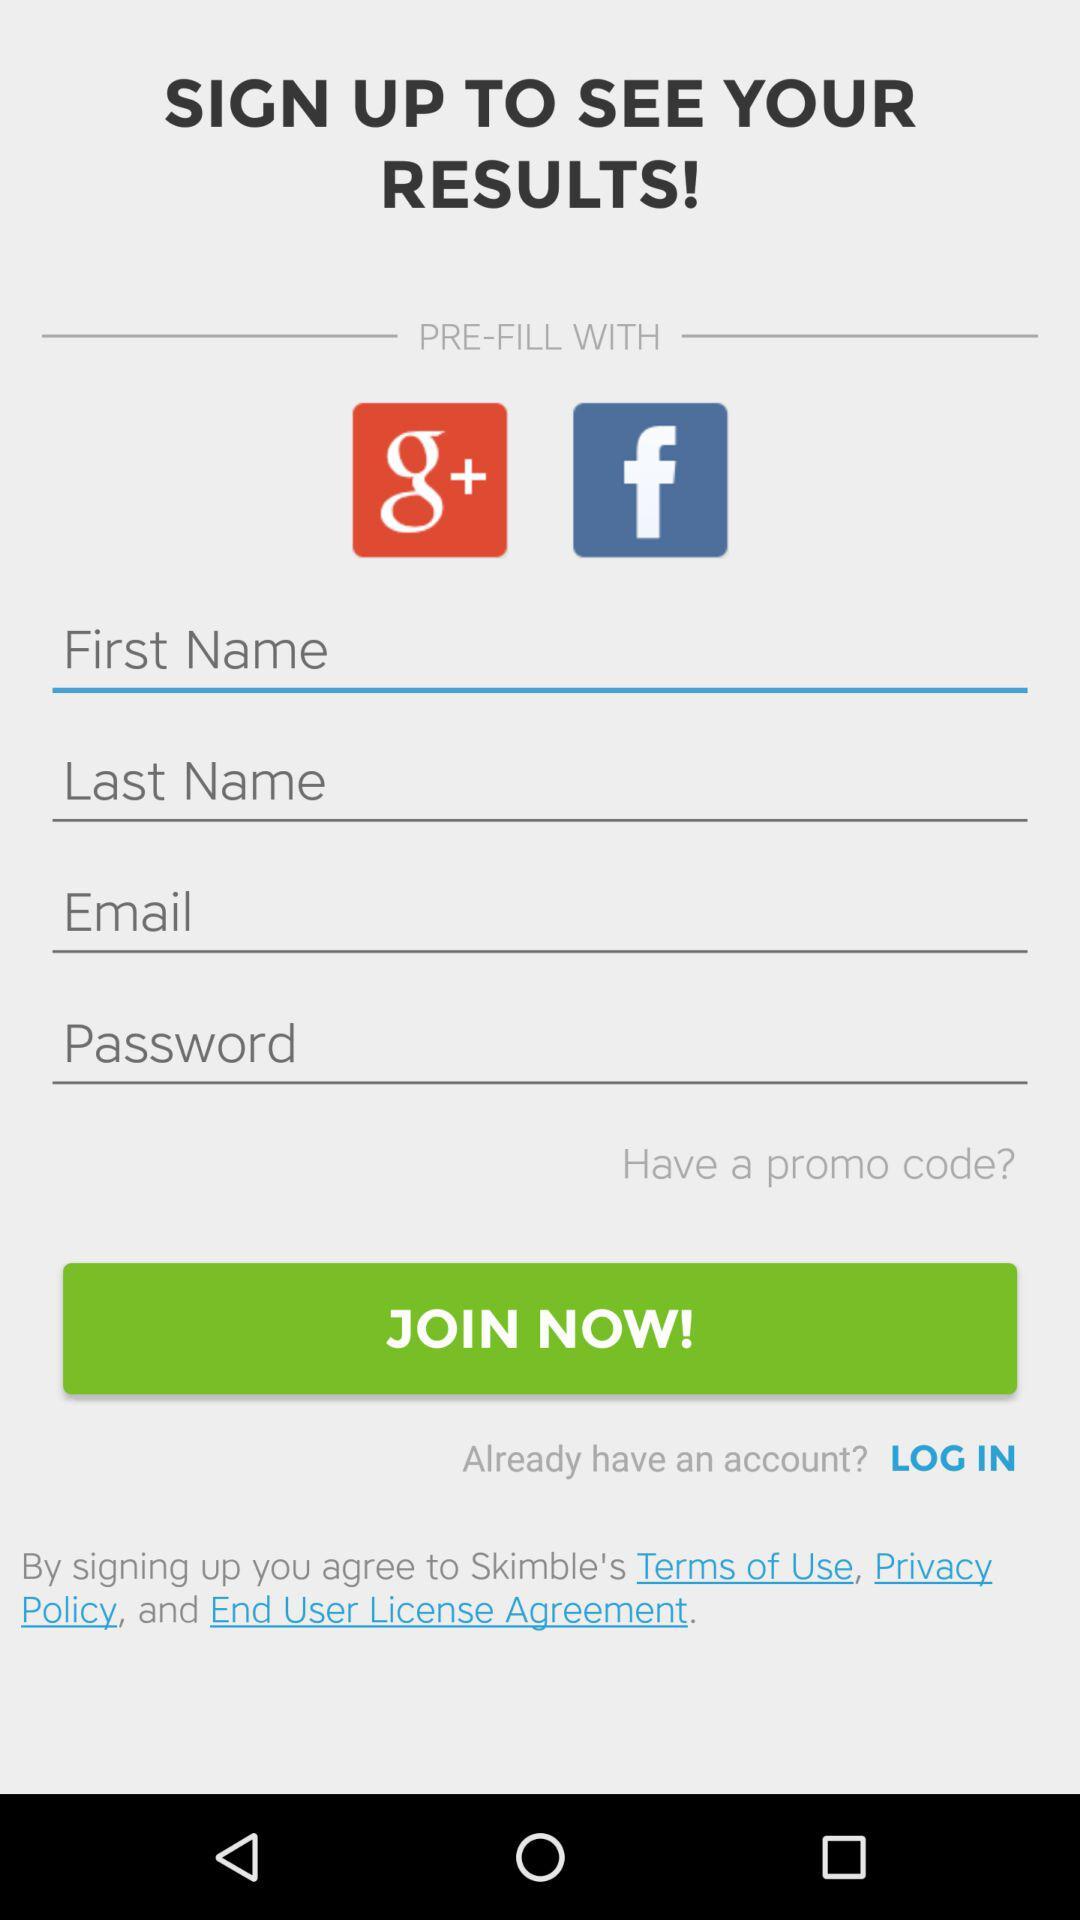  What do you see at coordinates (952, 1458) in the screenshot?
I see `the log in` at bounding box center [952, 1458].